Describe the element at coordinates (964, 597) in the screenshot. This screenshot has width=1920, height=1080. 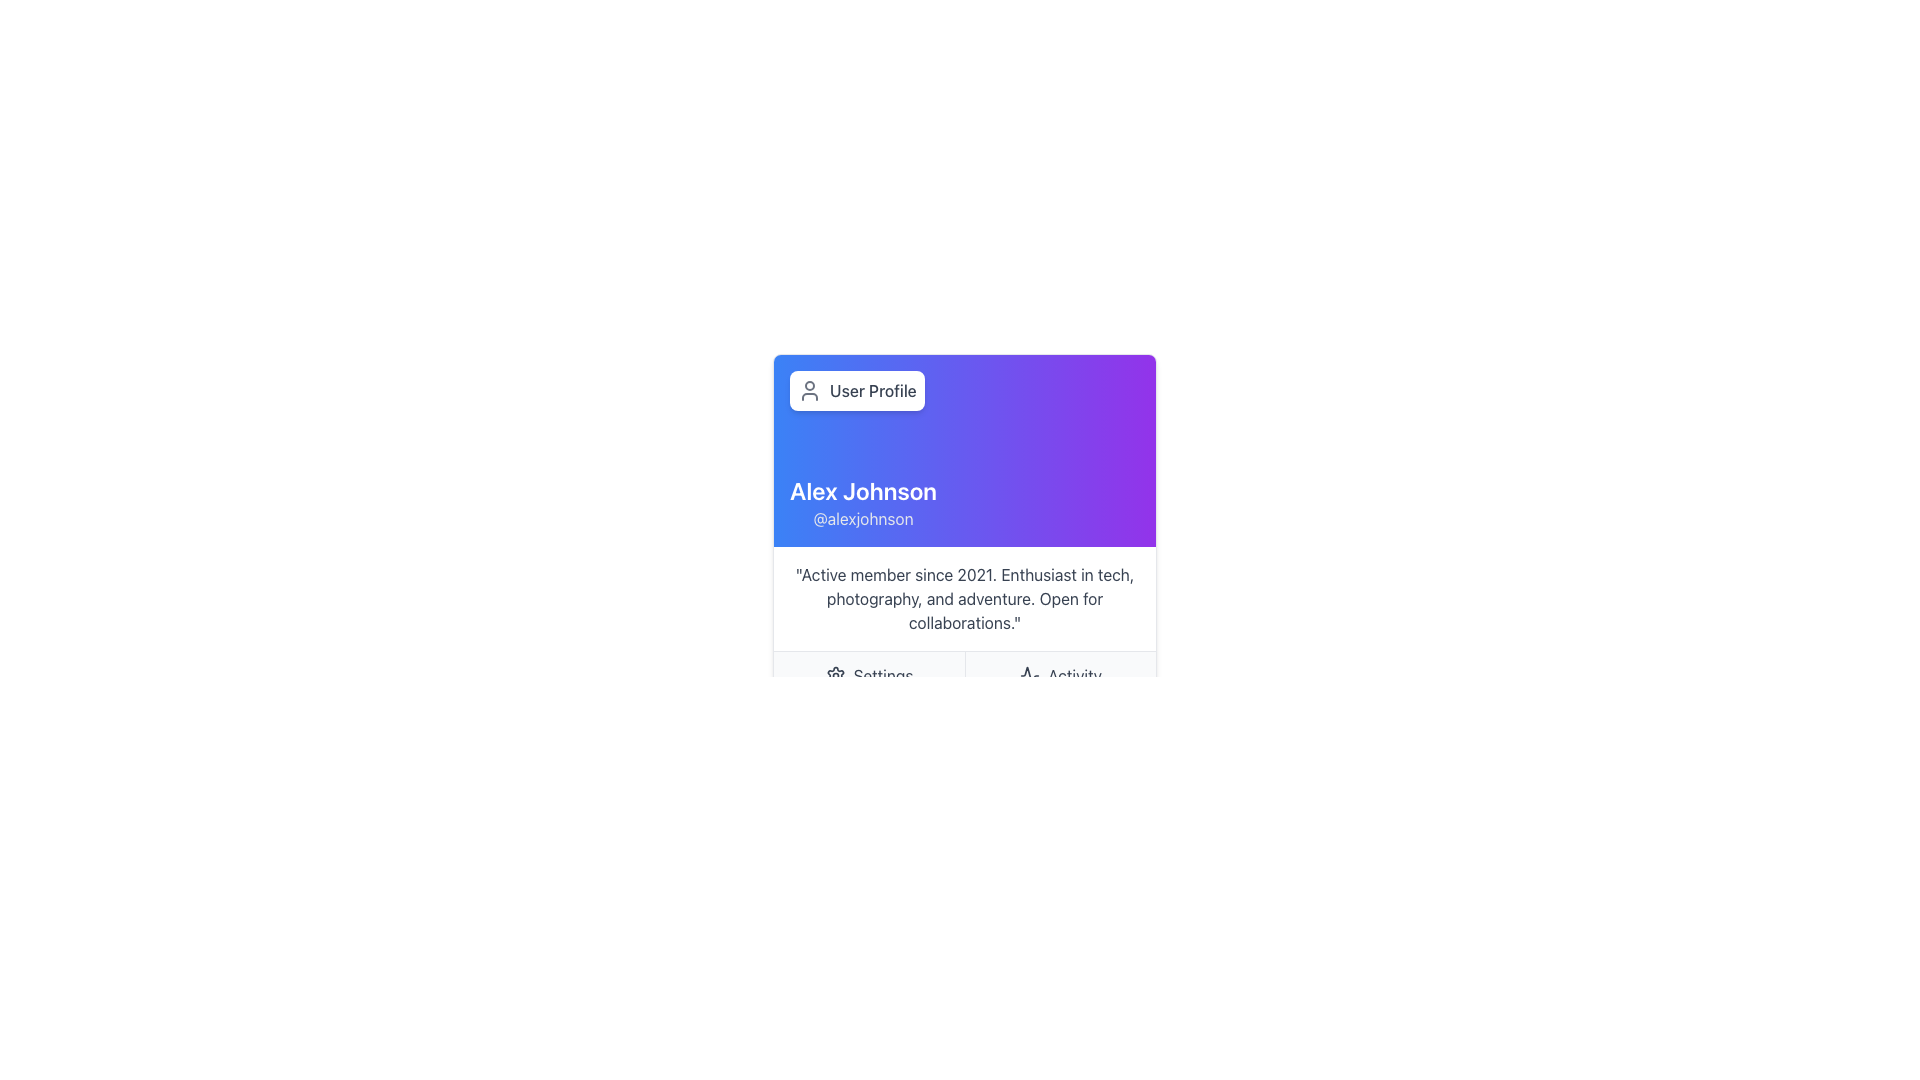
I see `the static text field displaying the user's profile description, which is located below the user's name and username within the user profile card` at that location.